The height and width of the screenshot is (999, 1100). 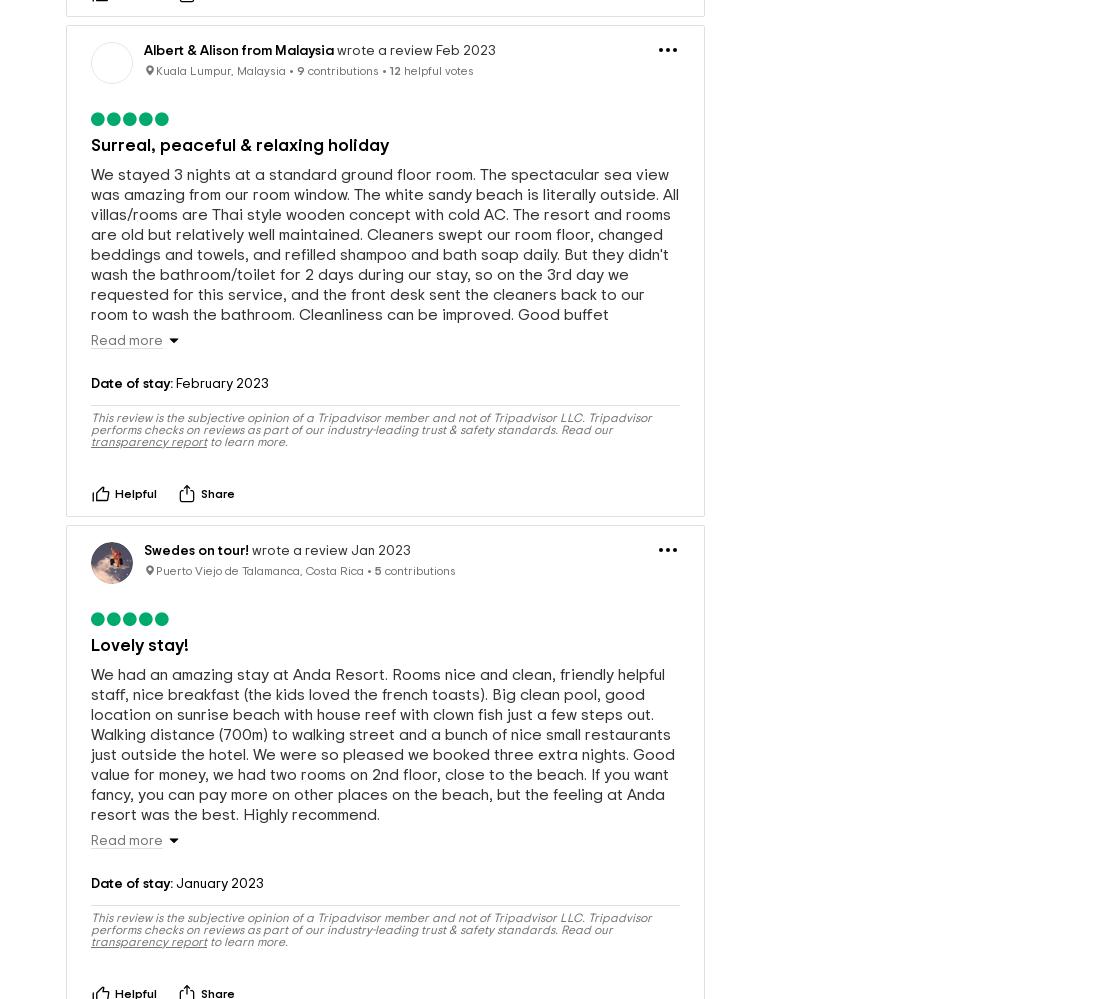 I want to click on '5', so click(x=378, y=536).